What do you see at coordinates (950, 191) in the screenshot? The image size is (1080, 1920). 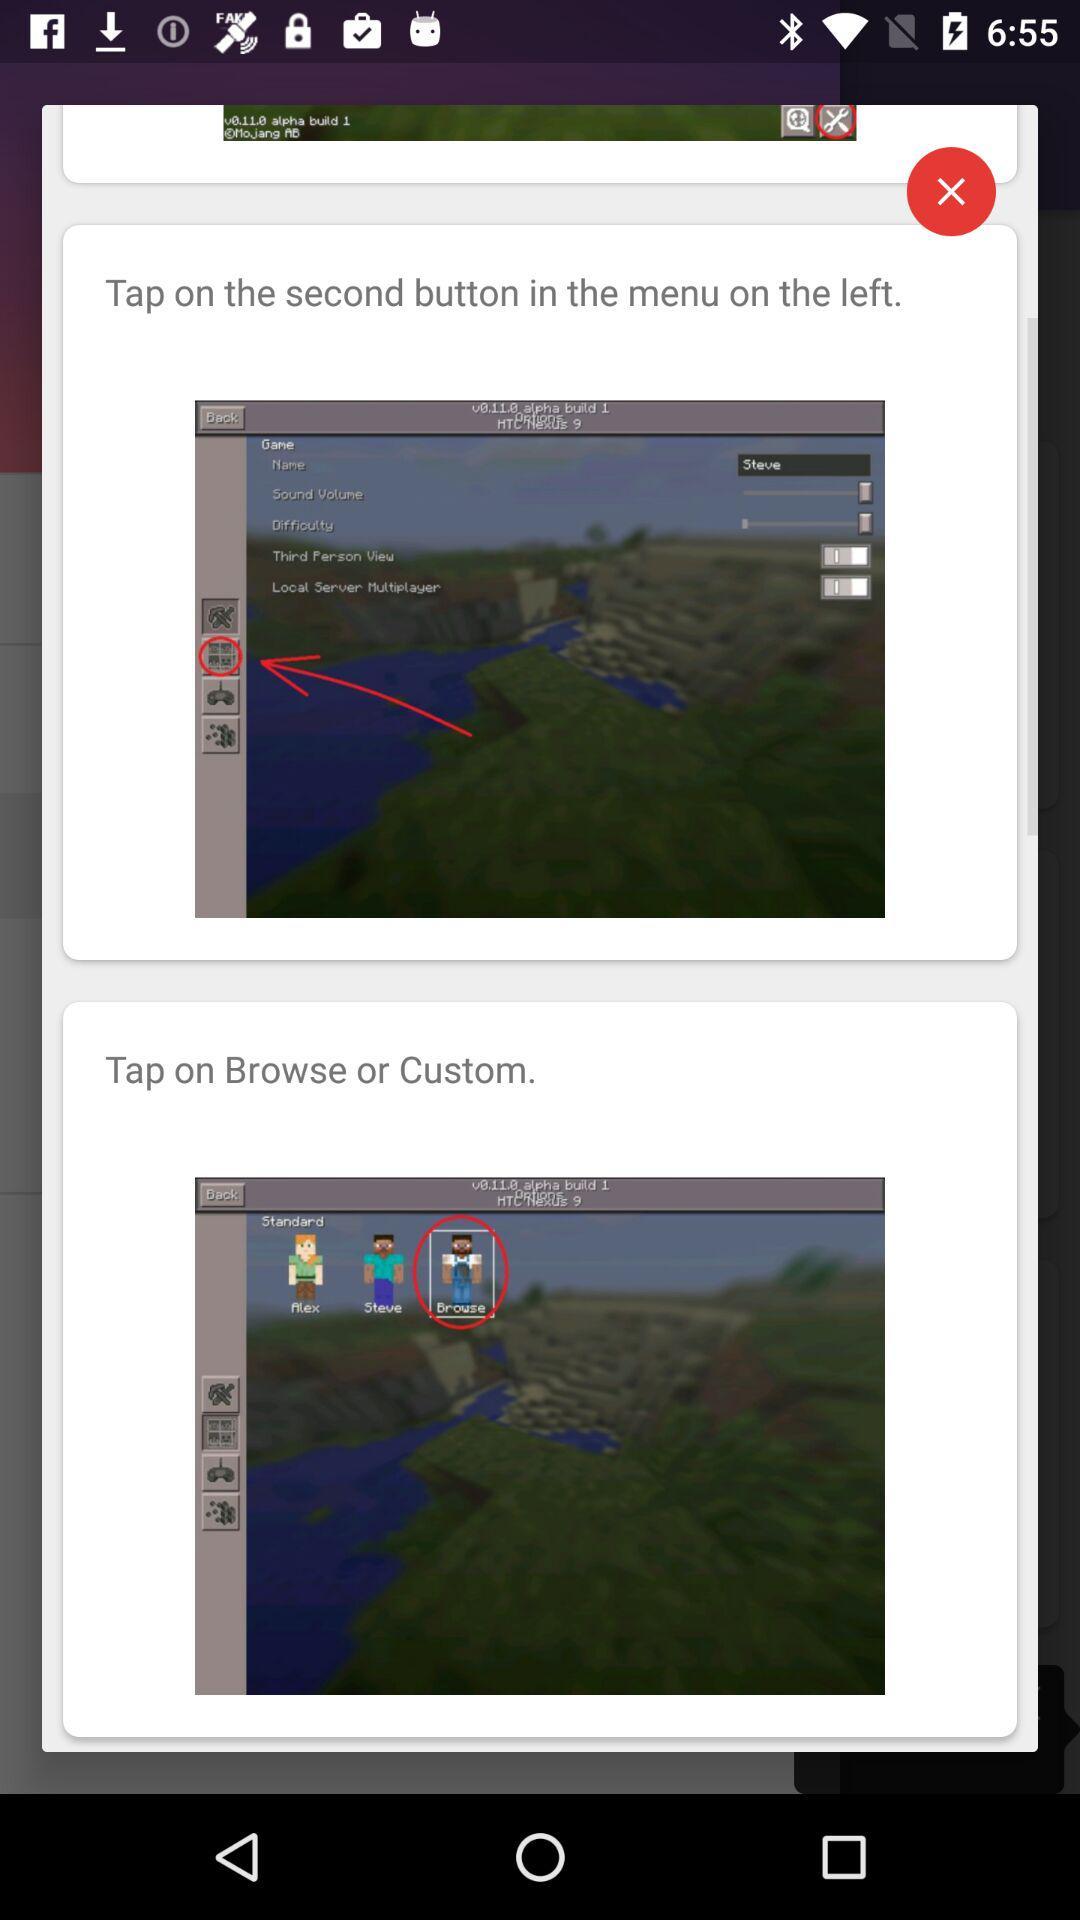 I see `item above tap on the item` at bounding box center [950, 191].